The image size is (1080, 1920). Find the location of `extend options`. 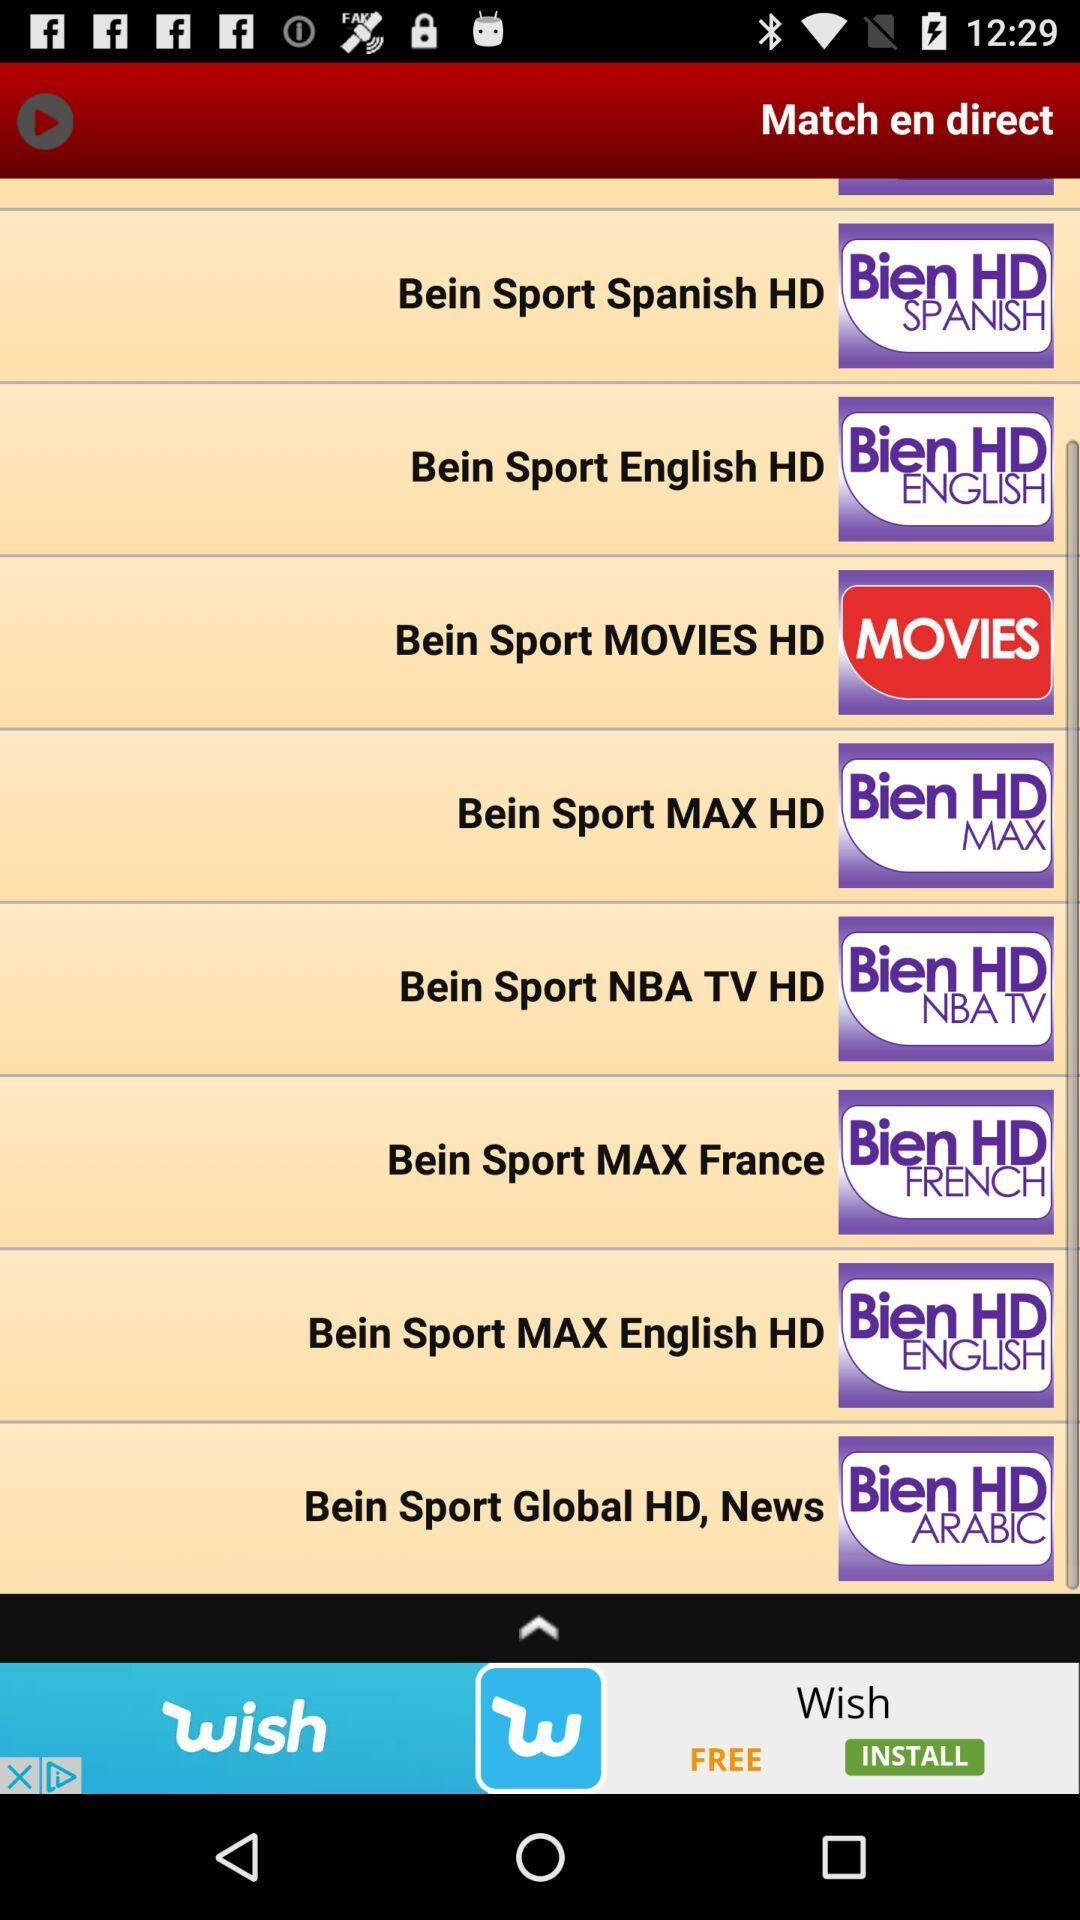

extend options is located at coordinates (540, 1628).